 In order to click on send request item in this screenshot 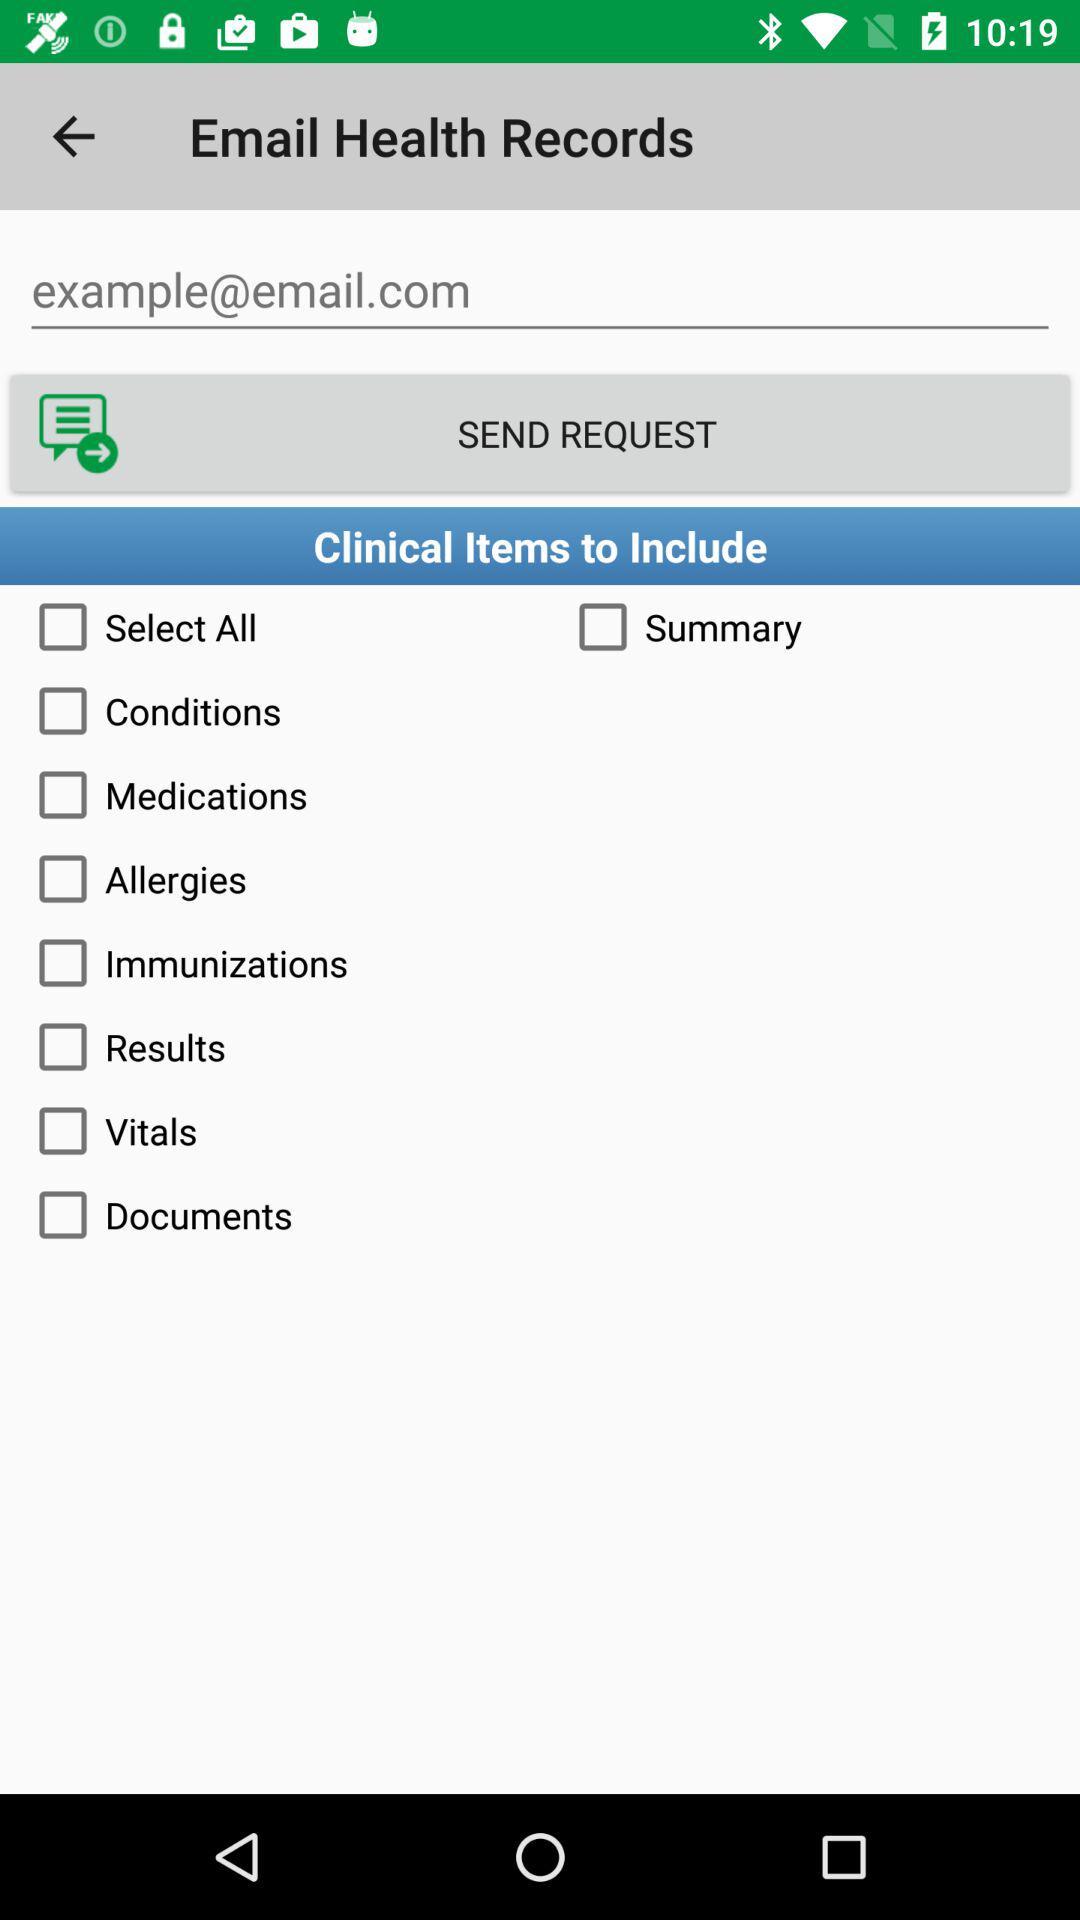, I will do `click(540, 432)`.